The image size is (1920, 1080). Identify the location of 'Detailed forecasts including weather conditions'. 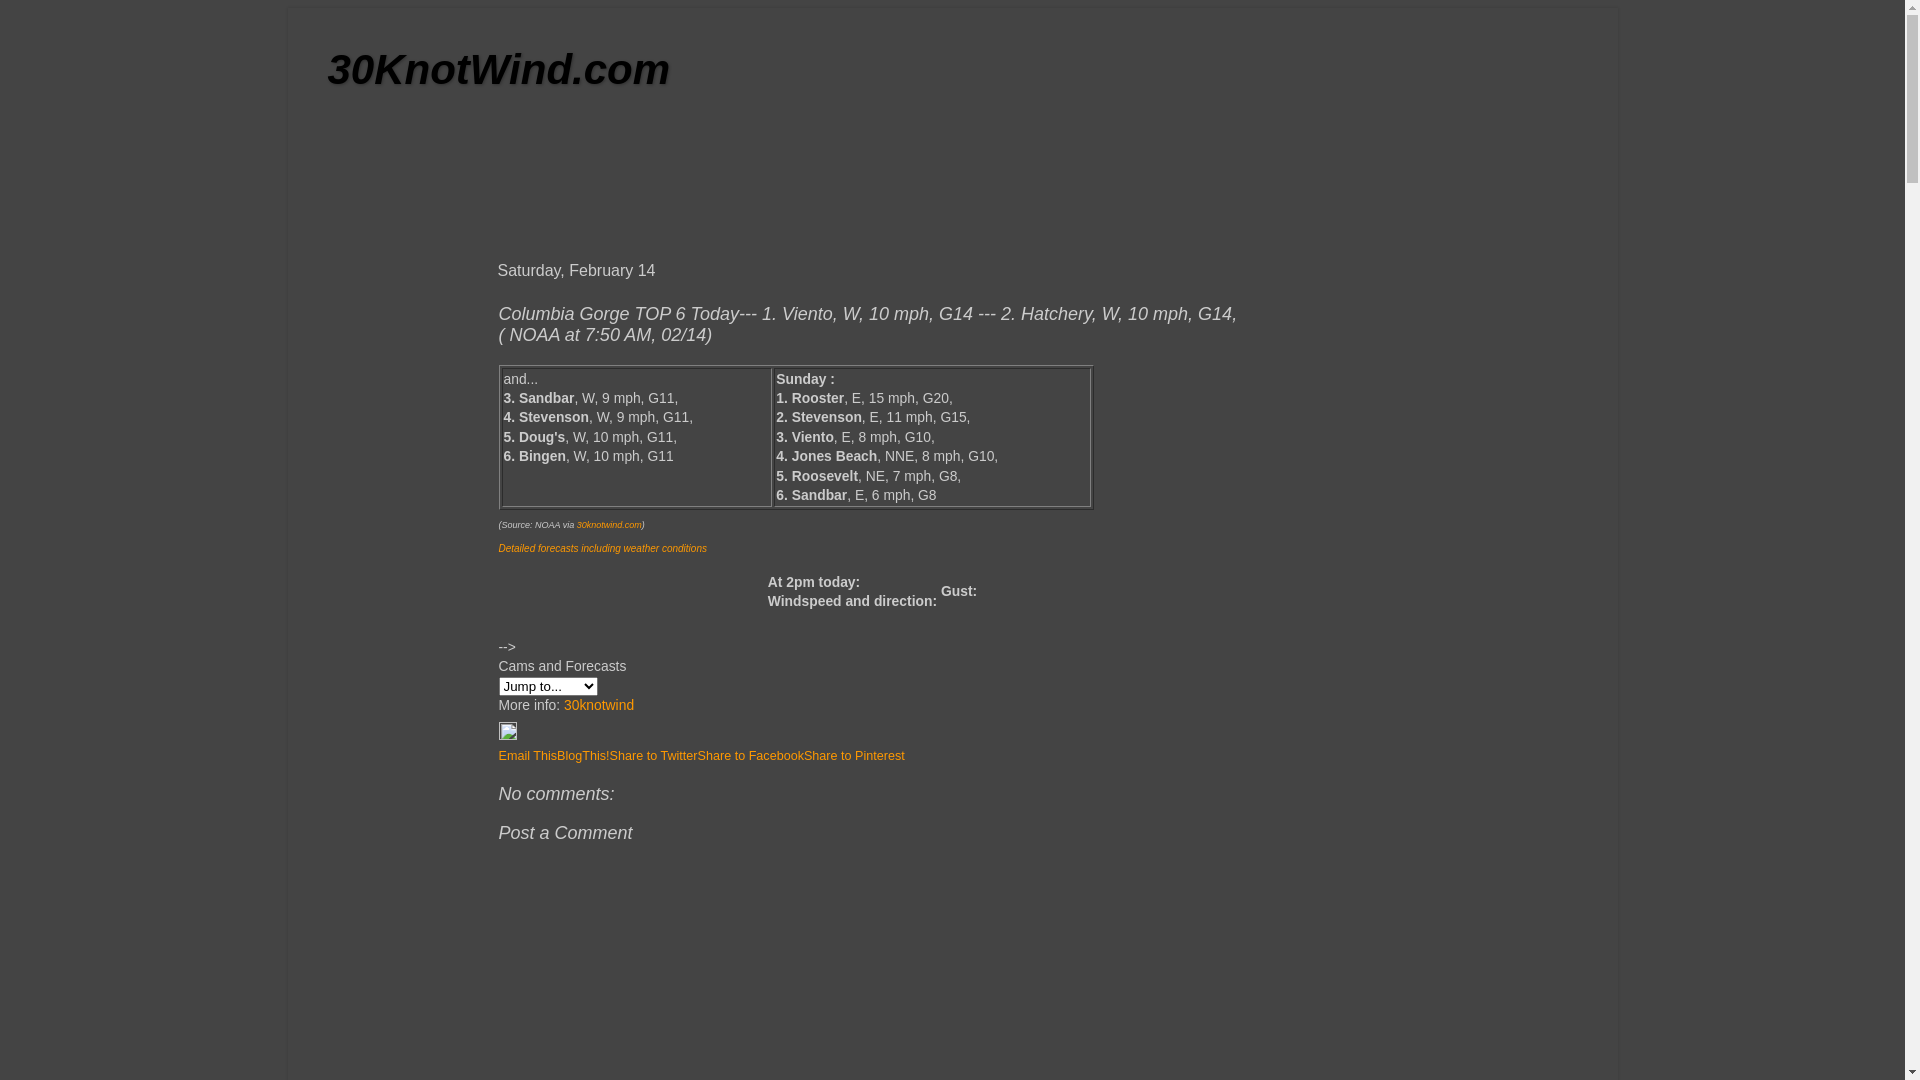
(498, 548).